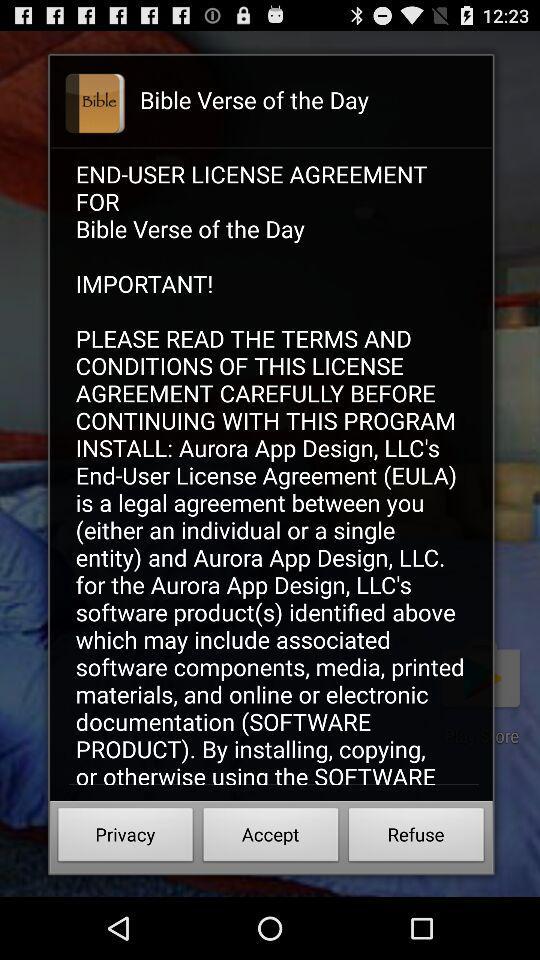 The image size is (540, 960). I want to click on the refuse, so click(415, 837).